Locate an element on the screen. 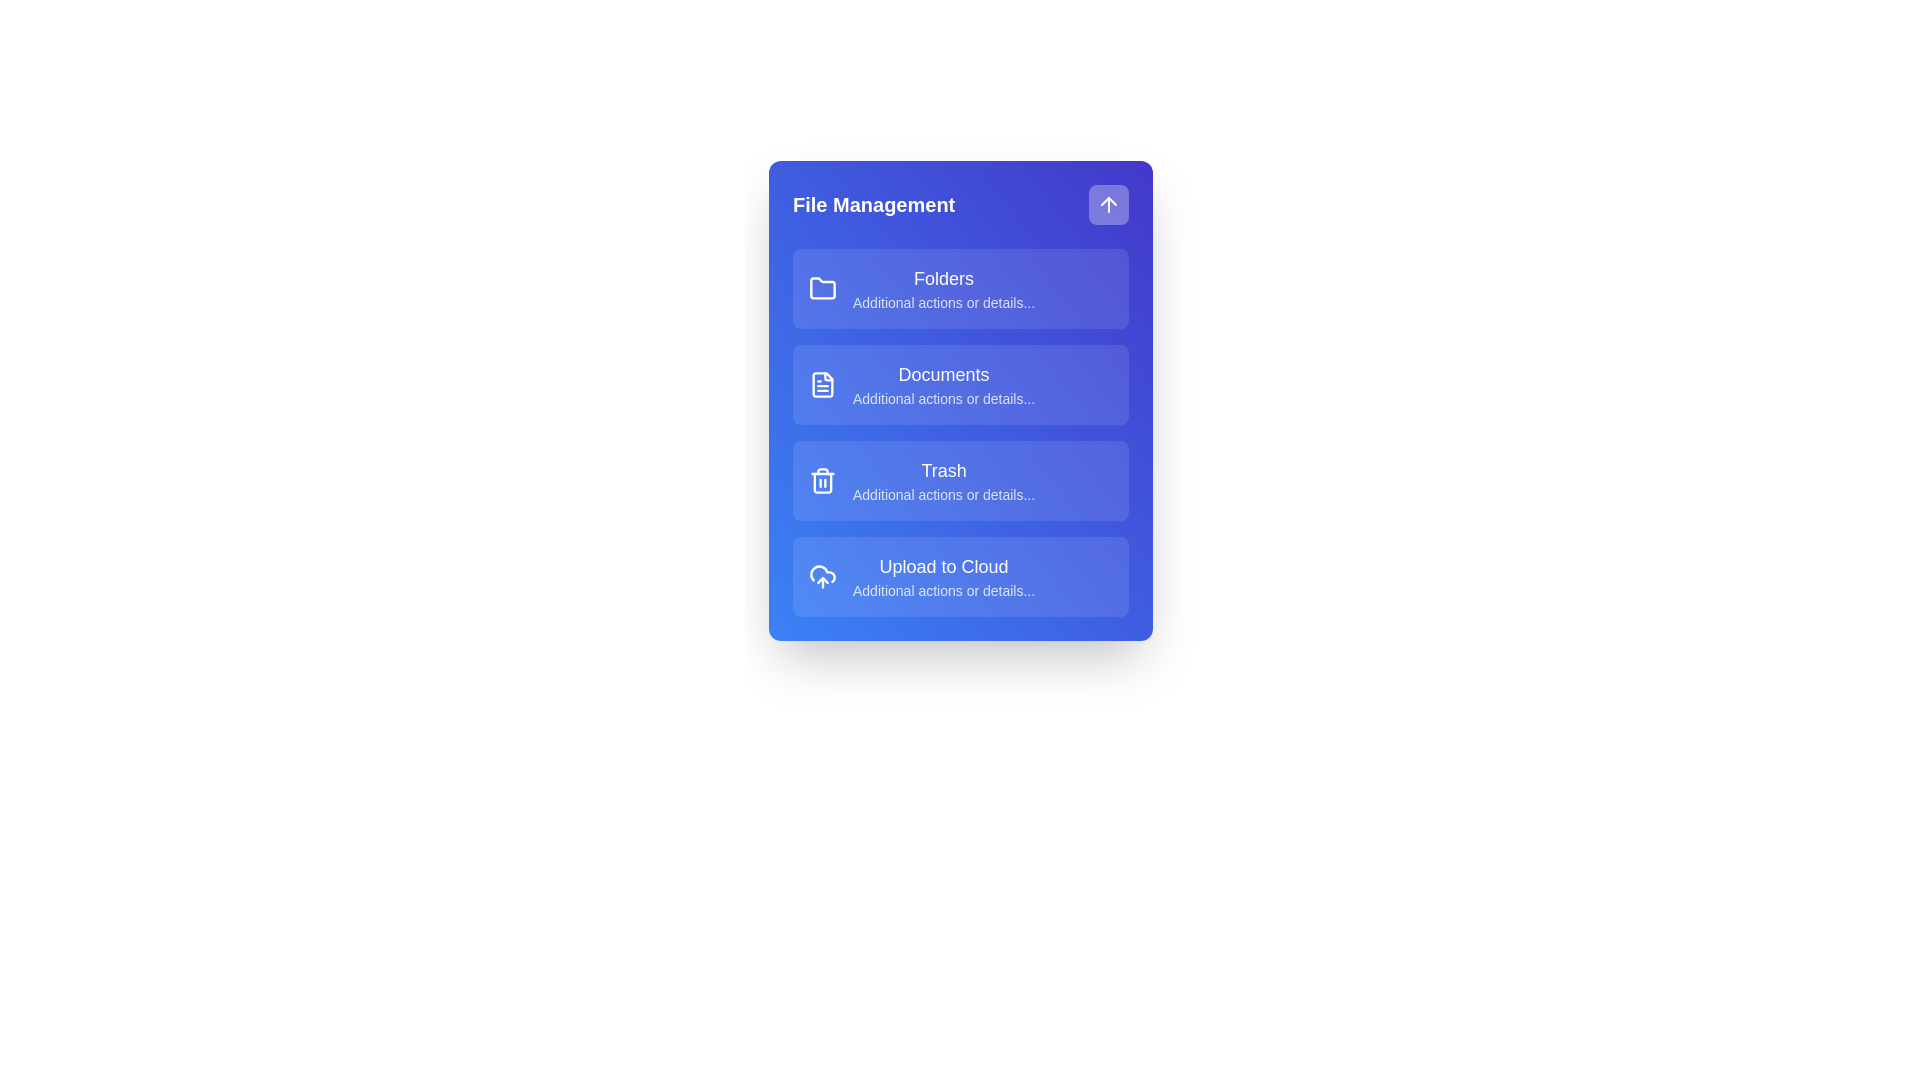 The image size is (1920, 1080). the menu item Trash by clicking on it is located at coordinates (960, 481).